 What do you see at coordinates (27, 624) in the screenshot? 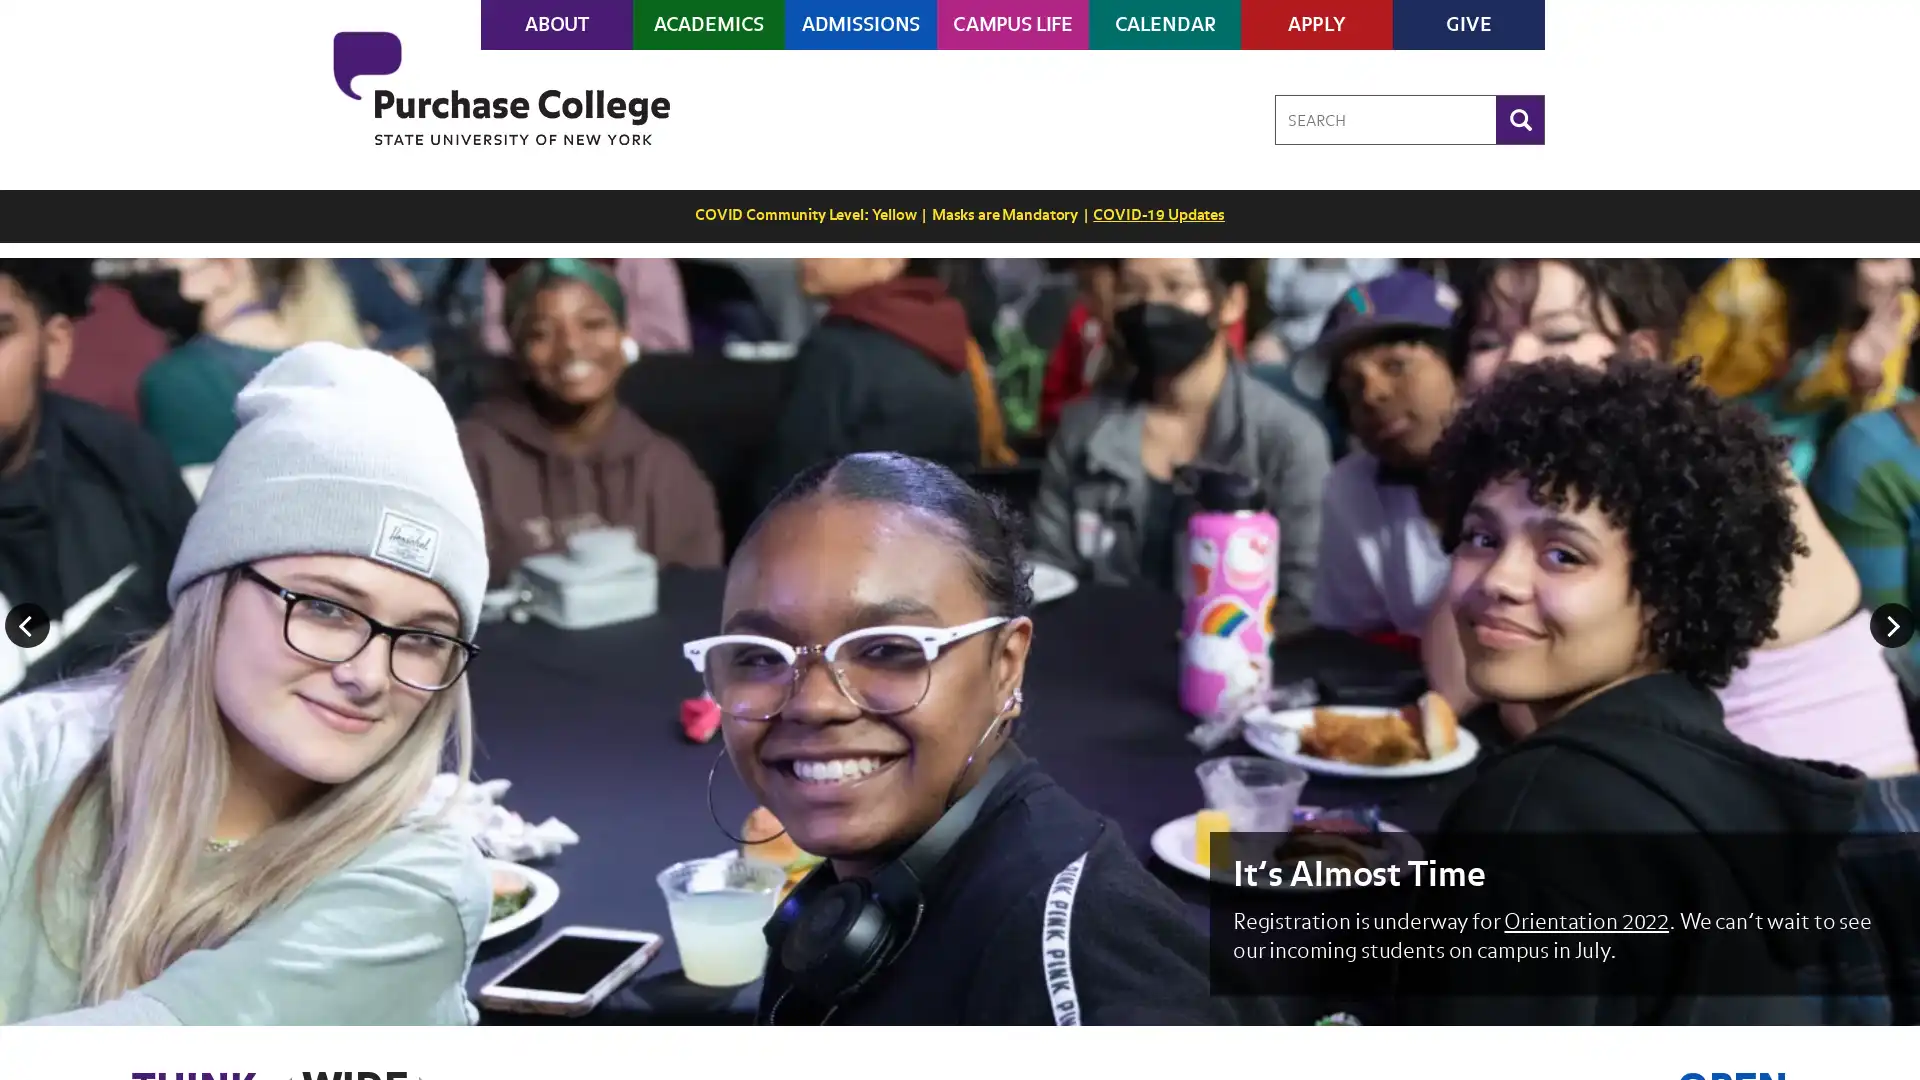
I see `Previous Image` at bounding box center [27, 624].